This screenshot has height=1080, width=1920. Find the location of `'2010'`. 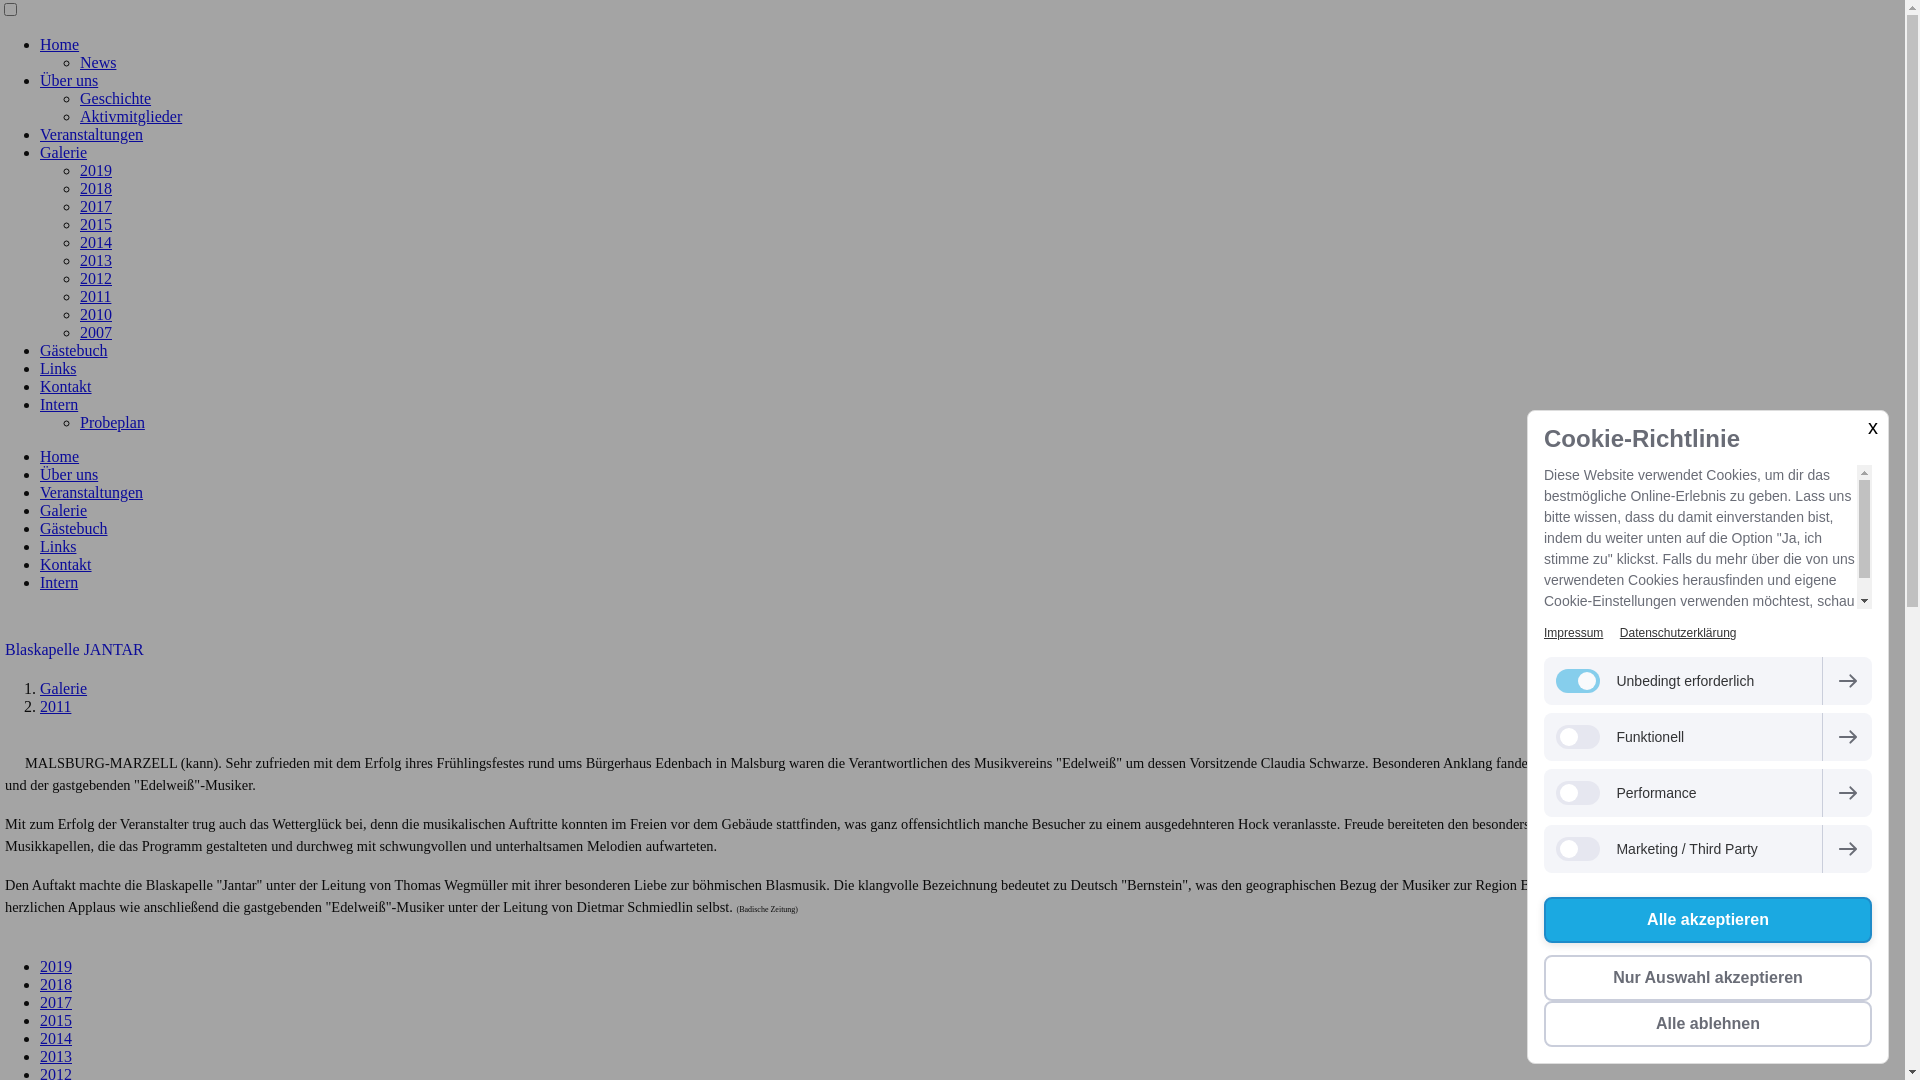

'2010' is located at coordinates (95, 314).